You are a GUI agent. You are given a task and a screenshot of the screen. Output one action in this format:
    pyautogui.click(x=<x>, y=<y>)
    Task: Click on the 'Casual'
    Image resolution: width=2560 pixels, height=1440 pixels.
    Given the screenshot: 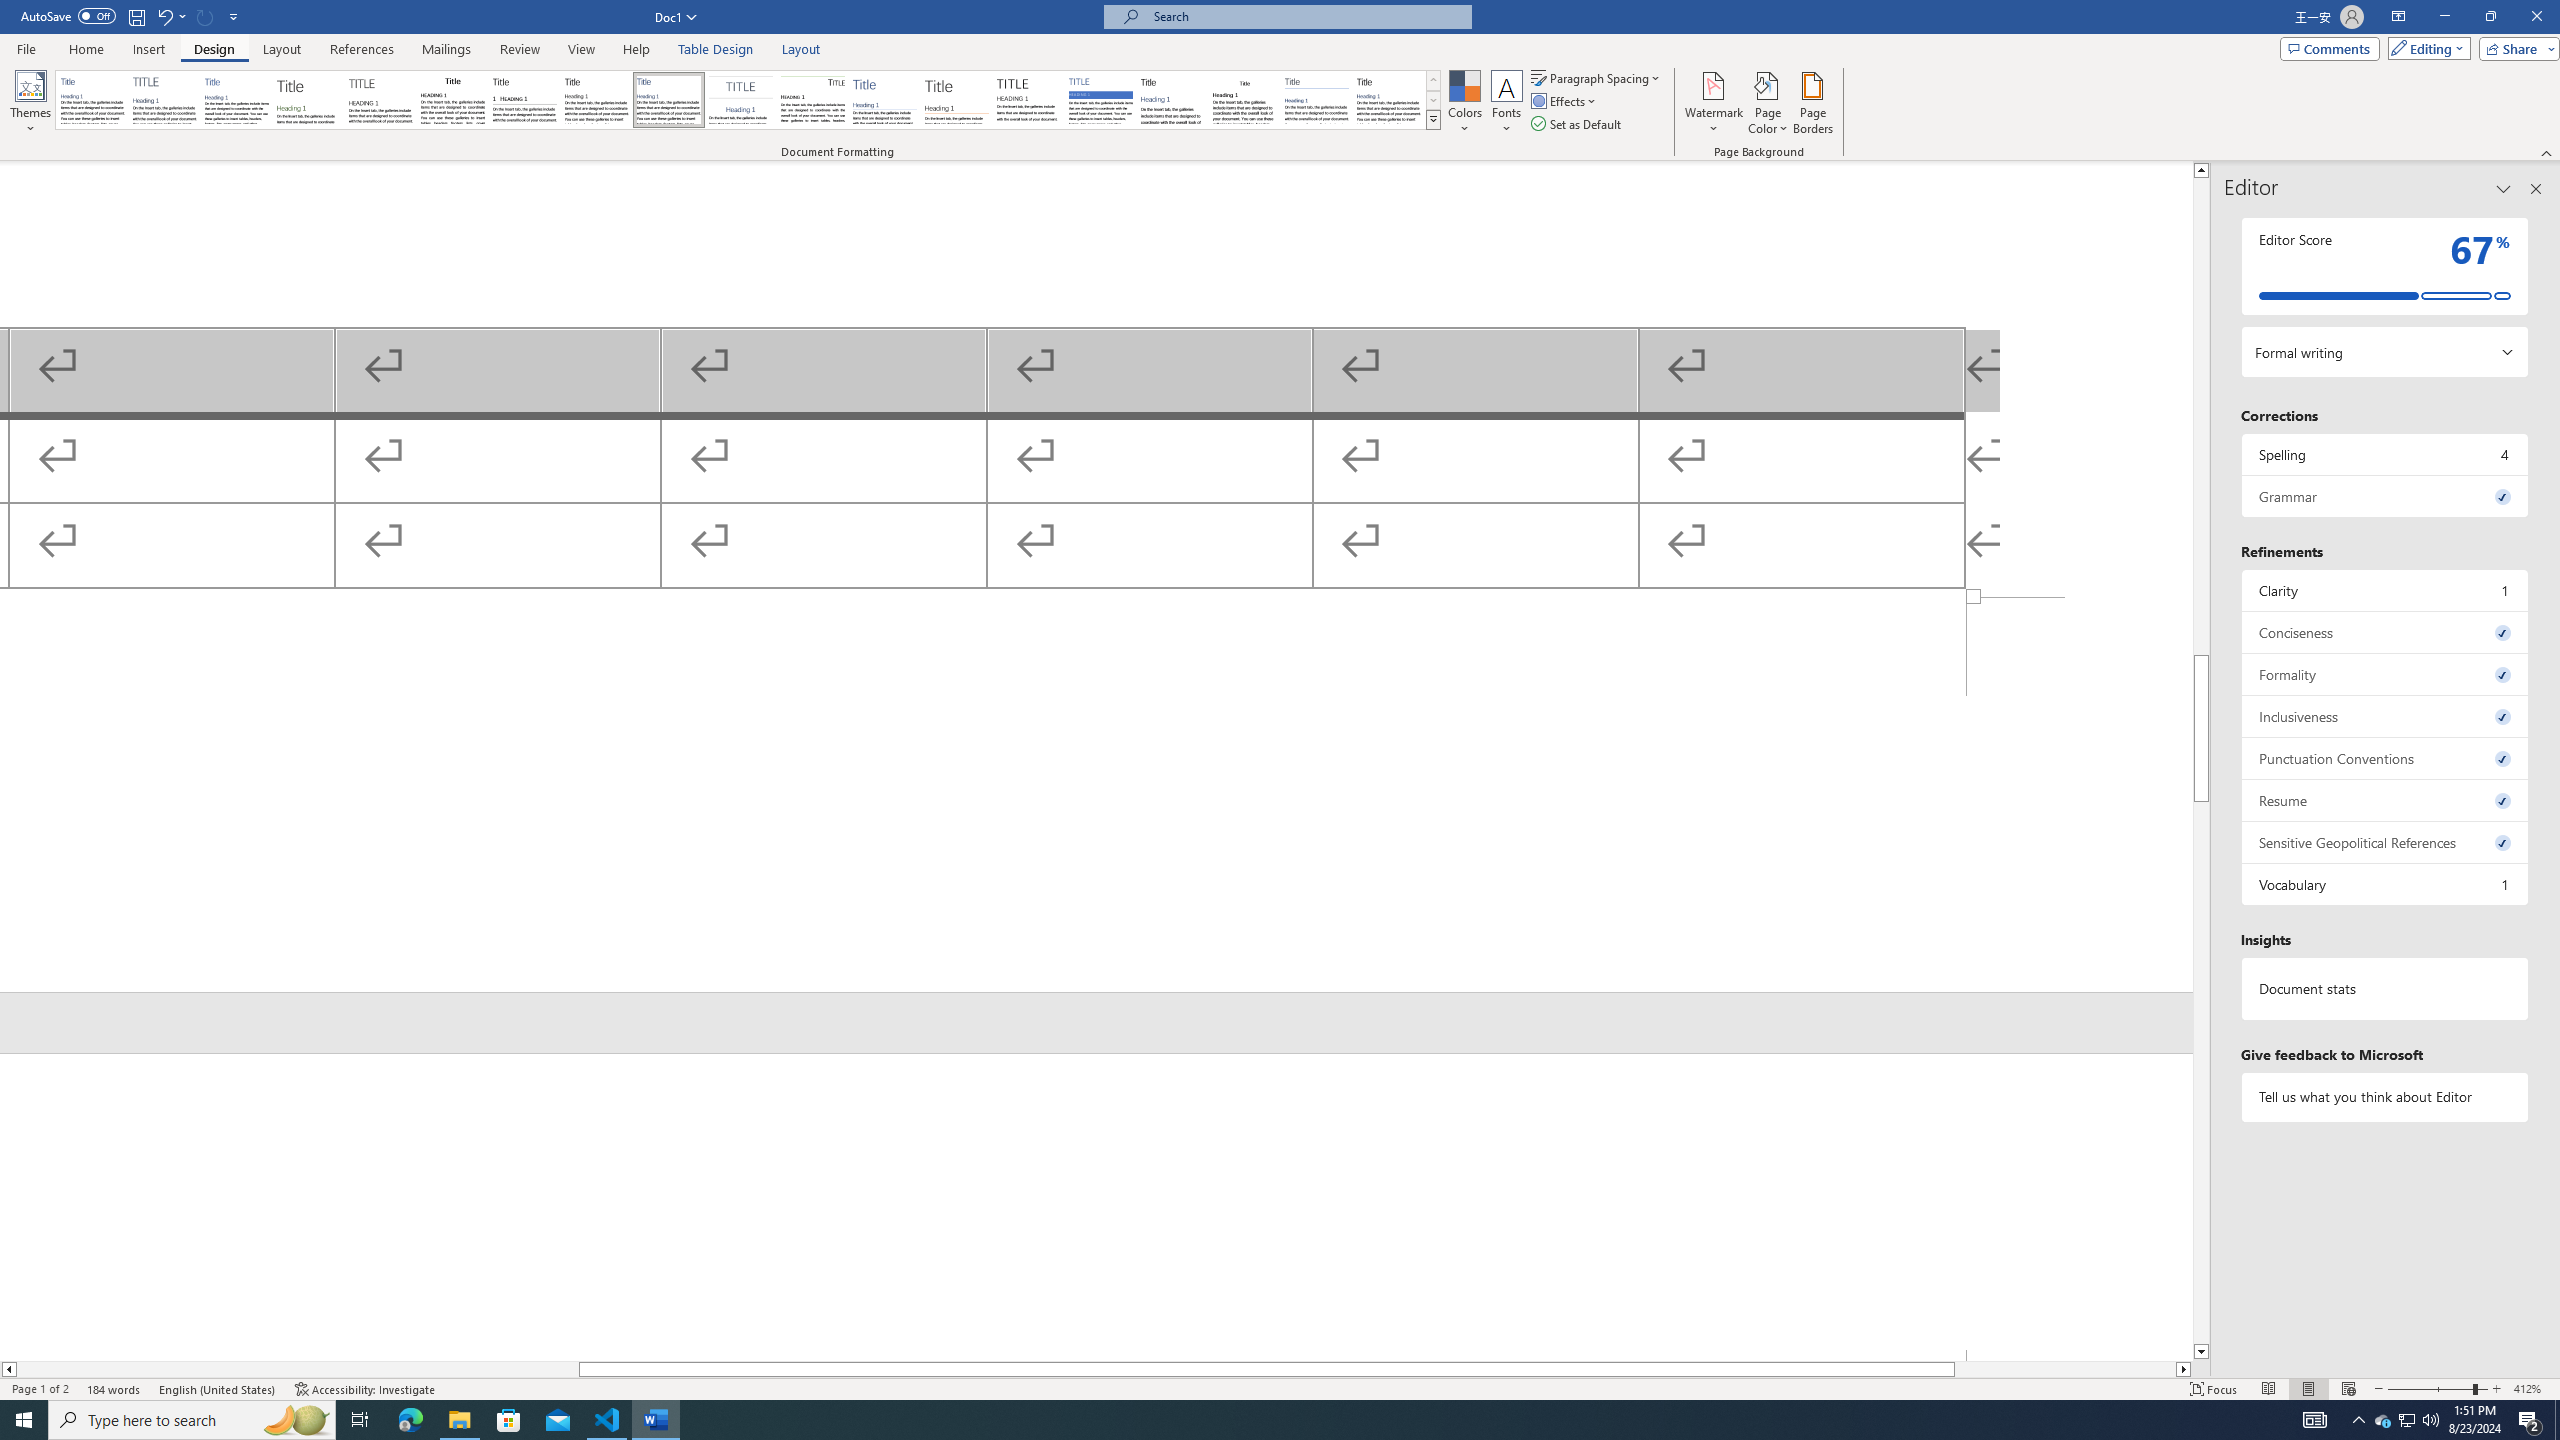 What is the action you would take?
    pyautogui.click(x=668, y=99)
    